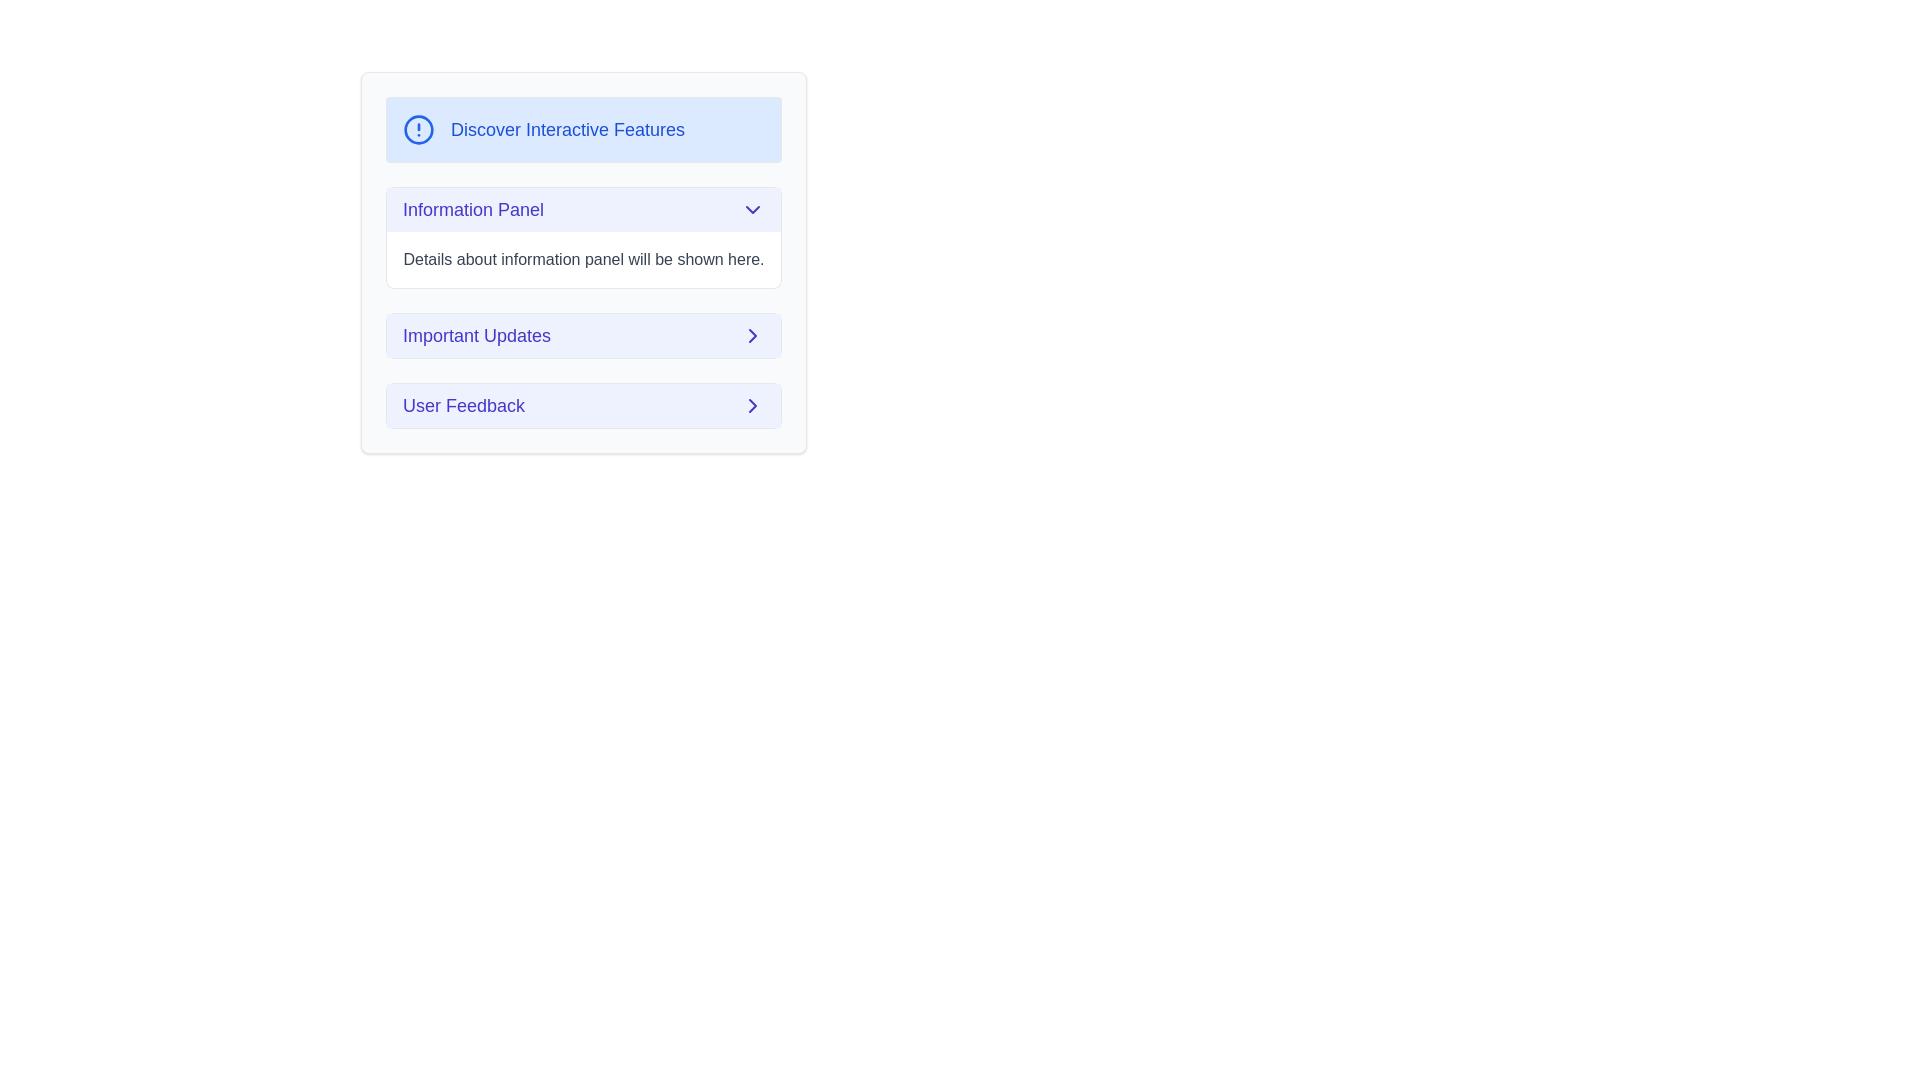 This screenshot has height=1080, width=1920. Describe the element at coordinates (472, 209) in the screenshot. I see `the 'Information Panel' text label, which is displayed in a bold purple font and has a light purple background, positioned within a wider horizontal bar with an arrow icon on the right` at that location.